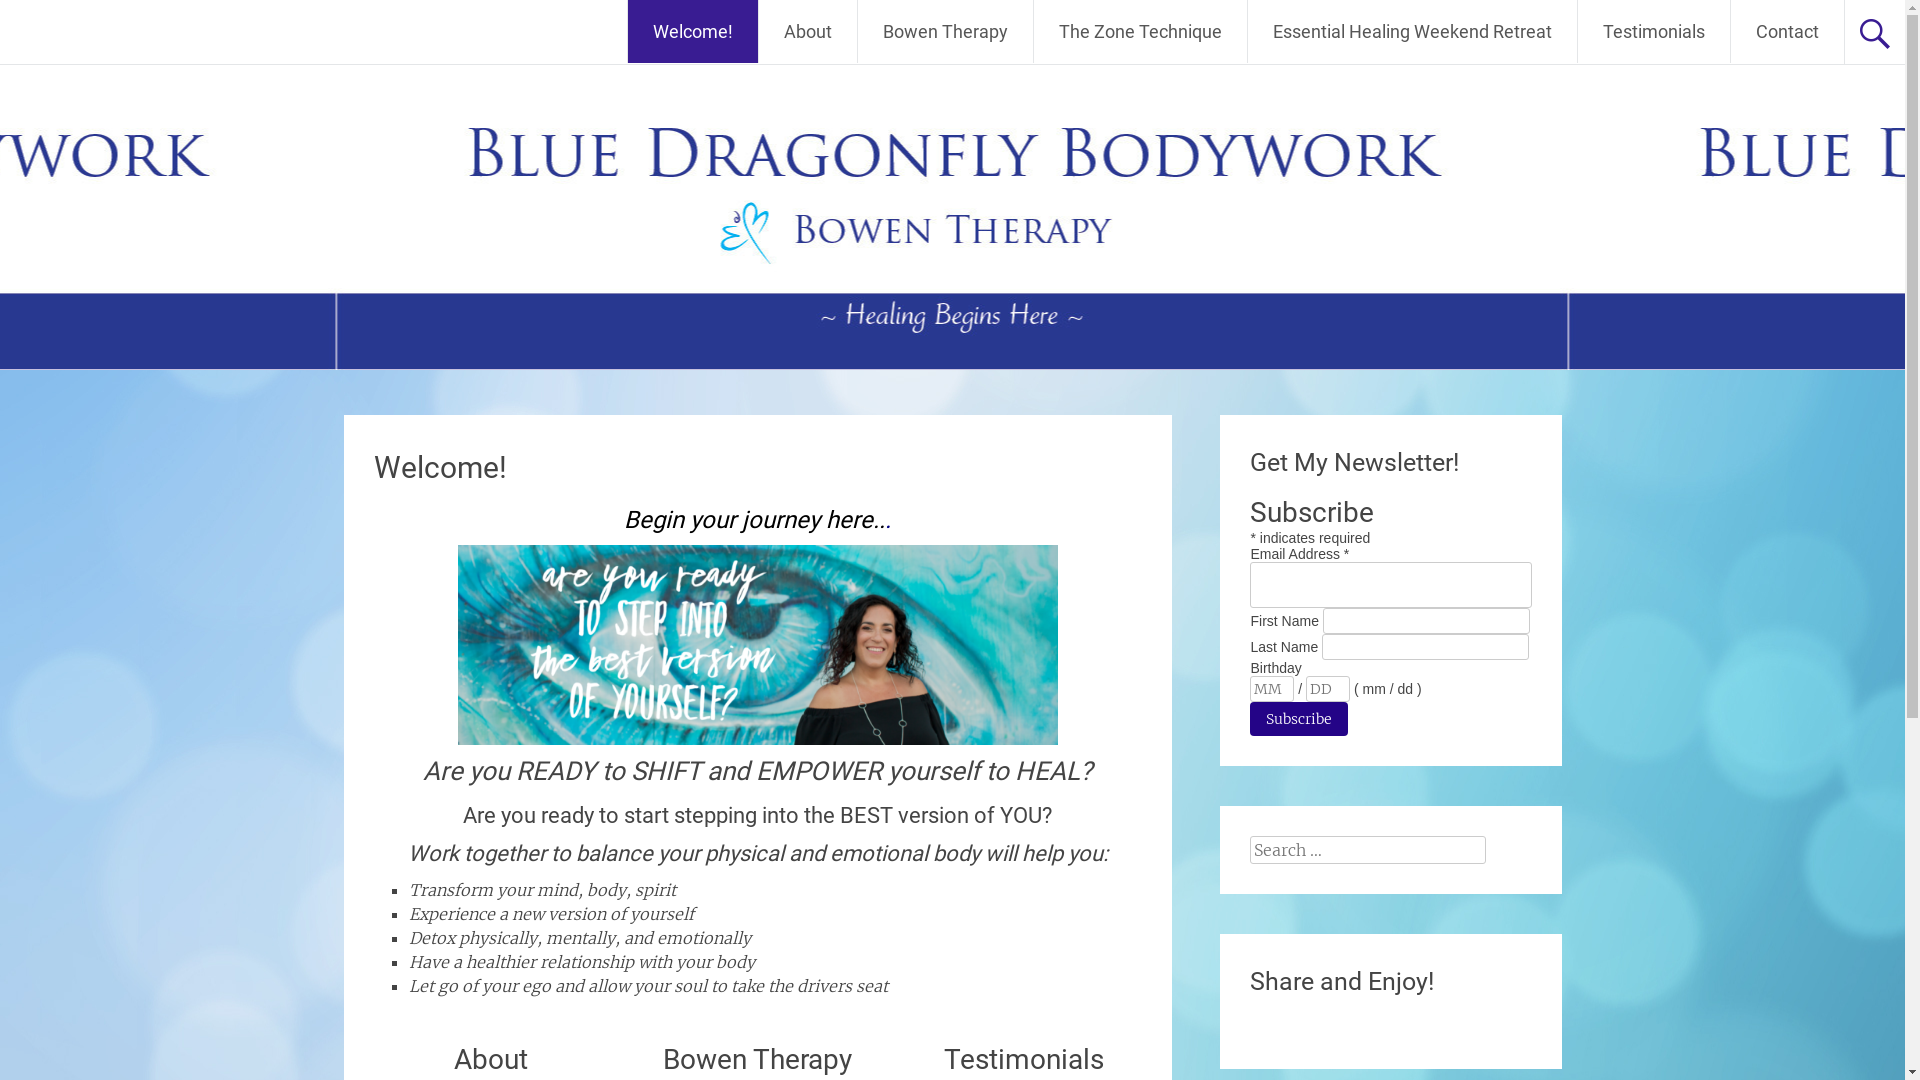  Describe the element at coordinates (1787, 31) in the screenshot. I see `'Contact'` at that location.